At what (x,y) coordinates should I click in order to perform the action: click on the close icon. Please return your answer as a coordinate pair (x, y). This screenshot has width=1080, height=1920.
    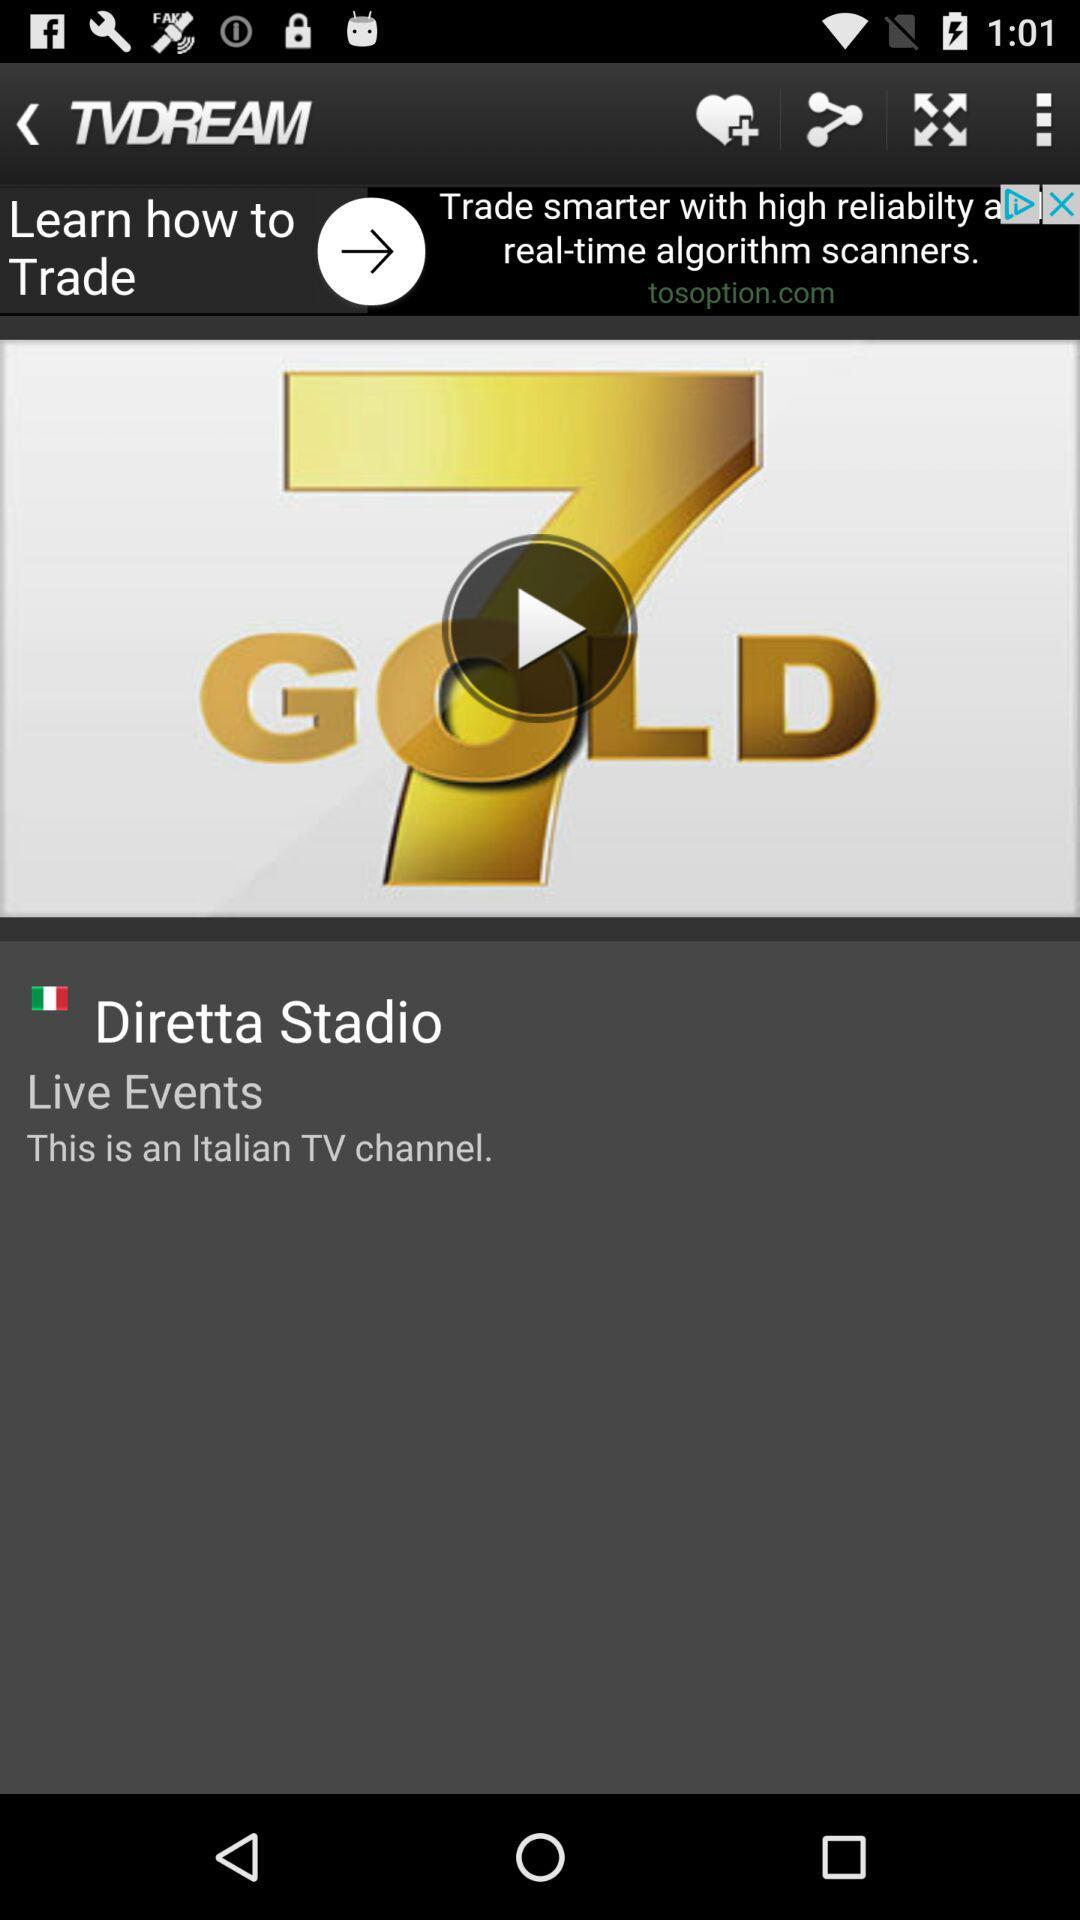
    Looking at the image, I should click on (940, 127).